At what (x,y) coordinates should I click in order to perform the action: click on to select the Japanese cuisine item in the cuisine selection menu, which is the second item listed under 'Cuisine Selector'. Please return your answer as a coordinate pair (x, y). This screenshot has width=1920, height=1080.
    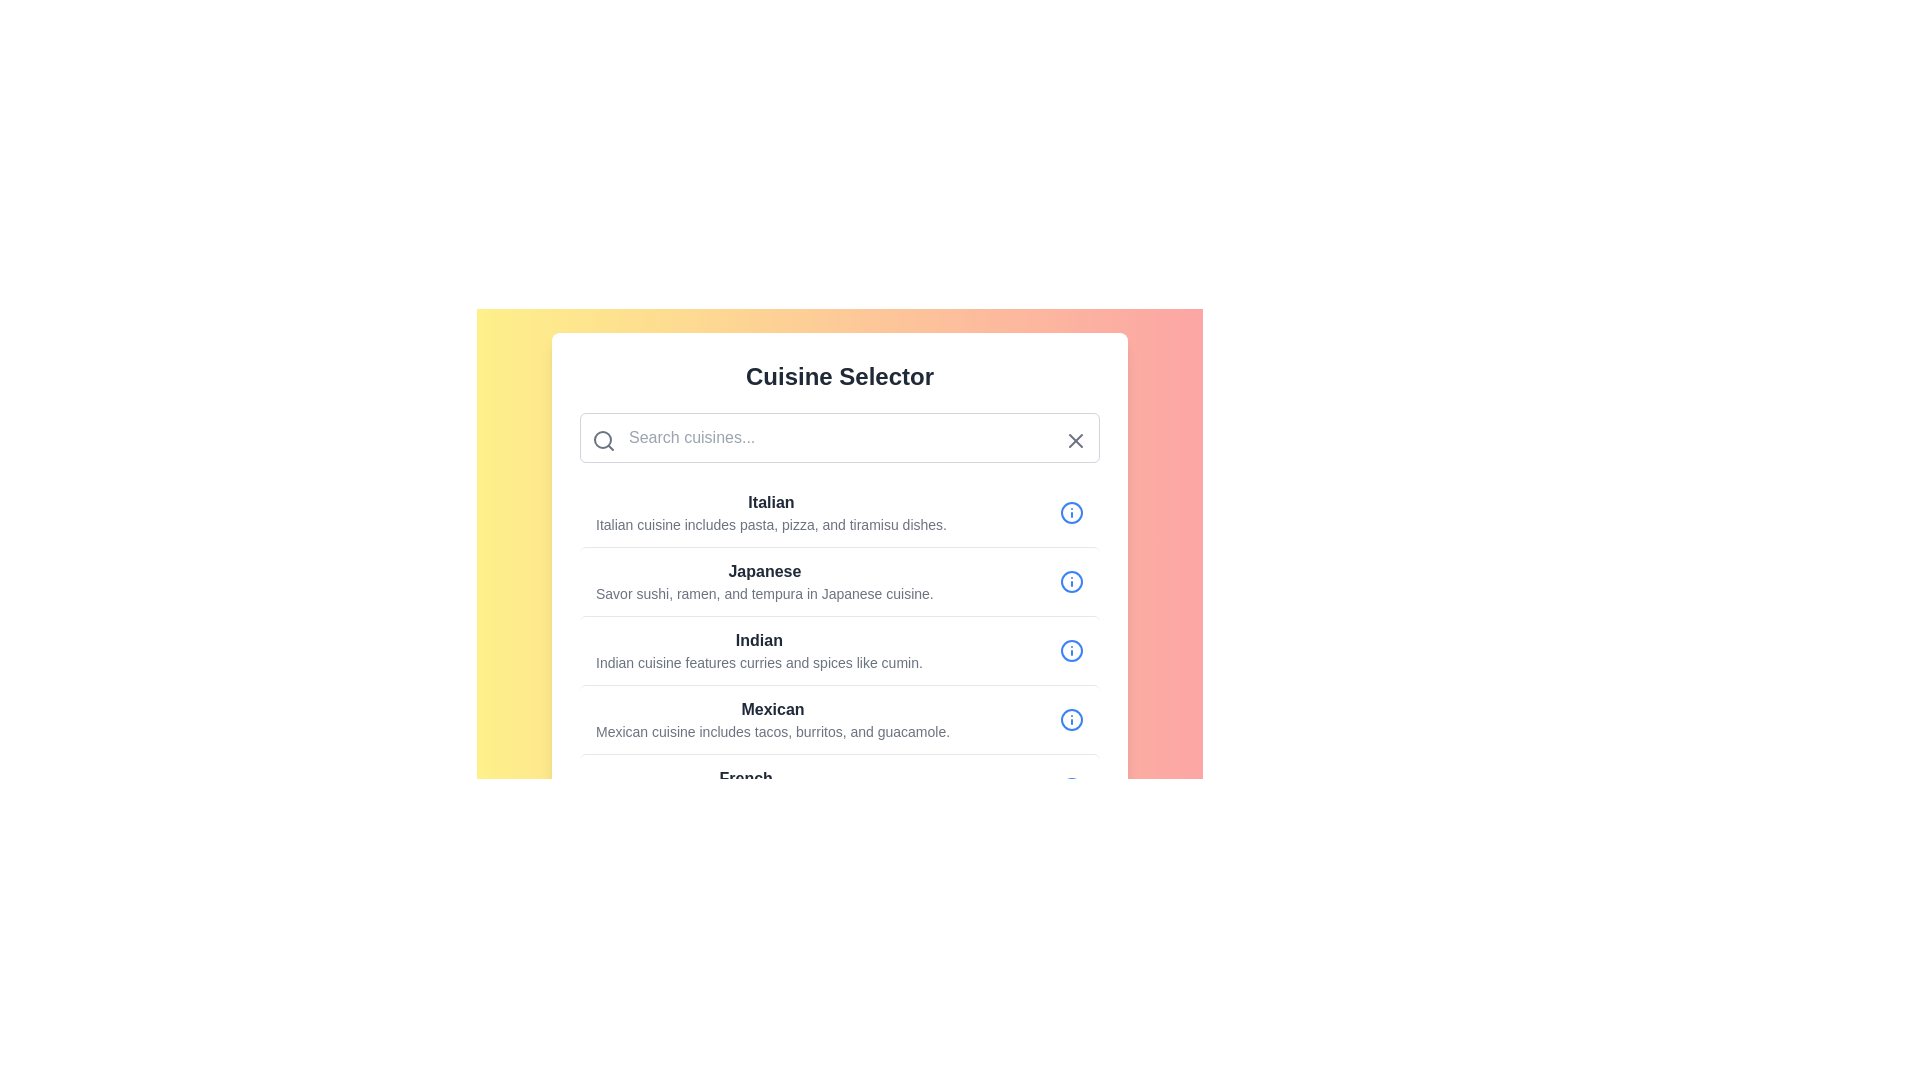
    Looking at the image, I should click on (840, 581).